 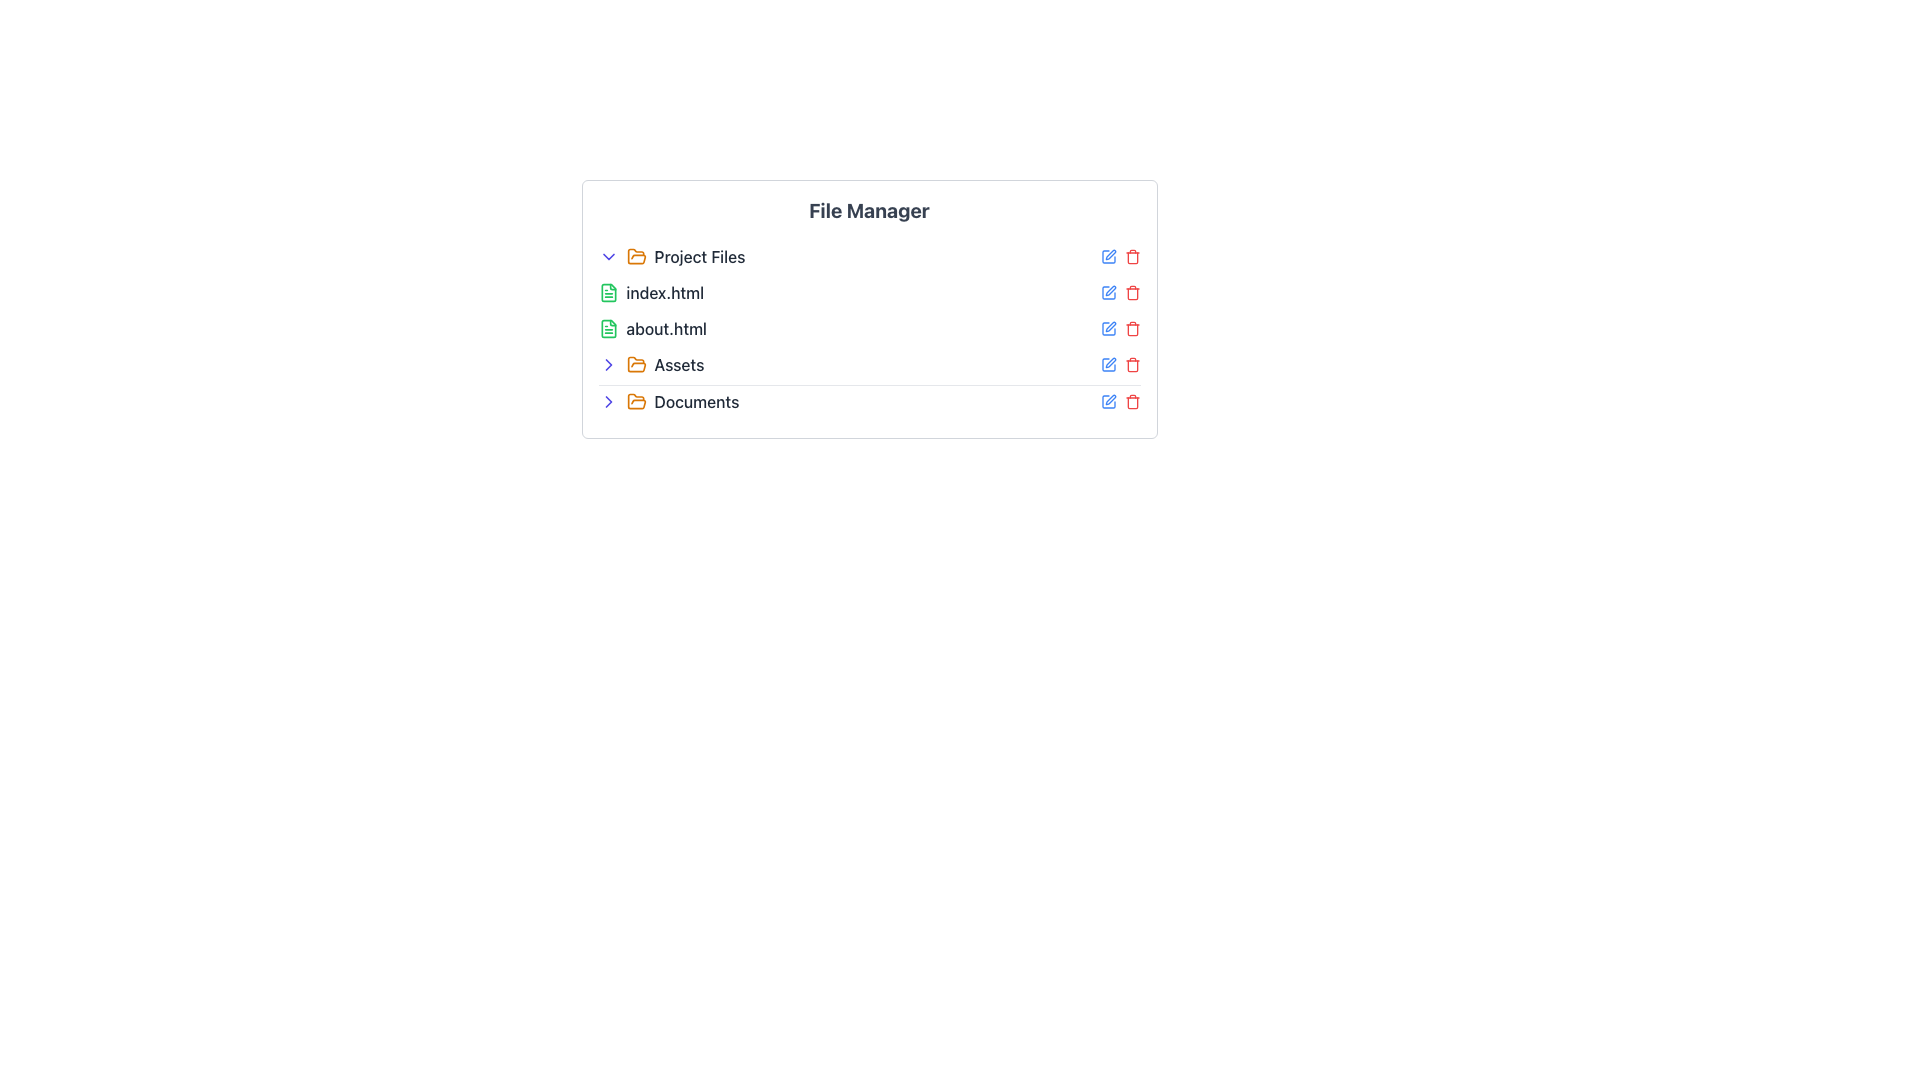 What do you see at coordinates (635, 401) in the screenshot?
I see `the orange open folder icon with rounded edges located next to the 'Documents' text label` at bounding box center [635, 401].